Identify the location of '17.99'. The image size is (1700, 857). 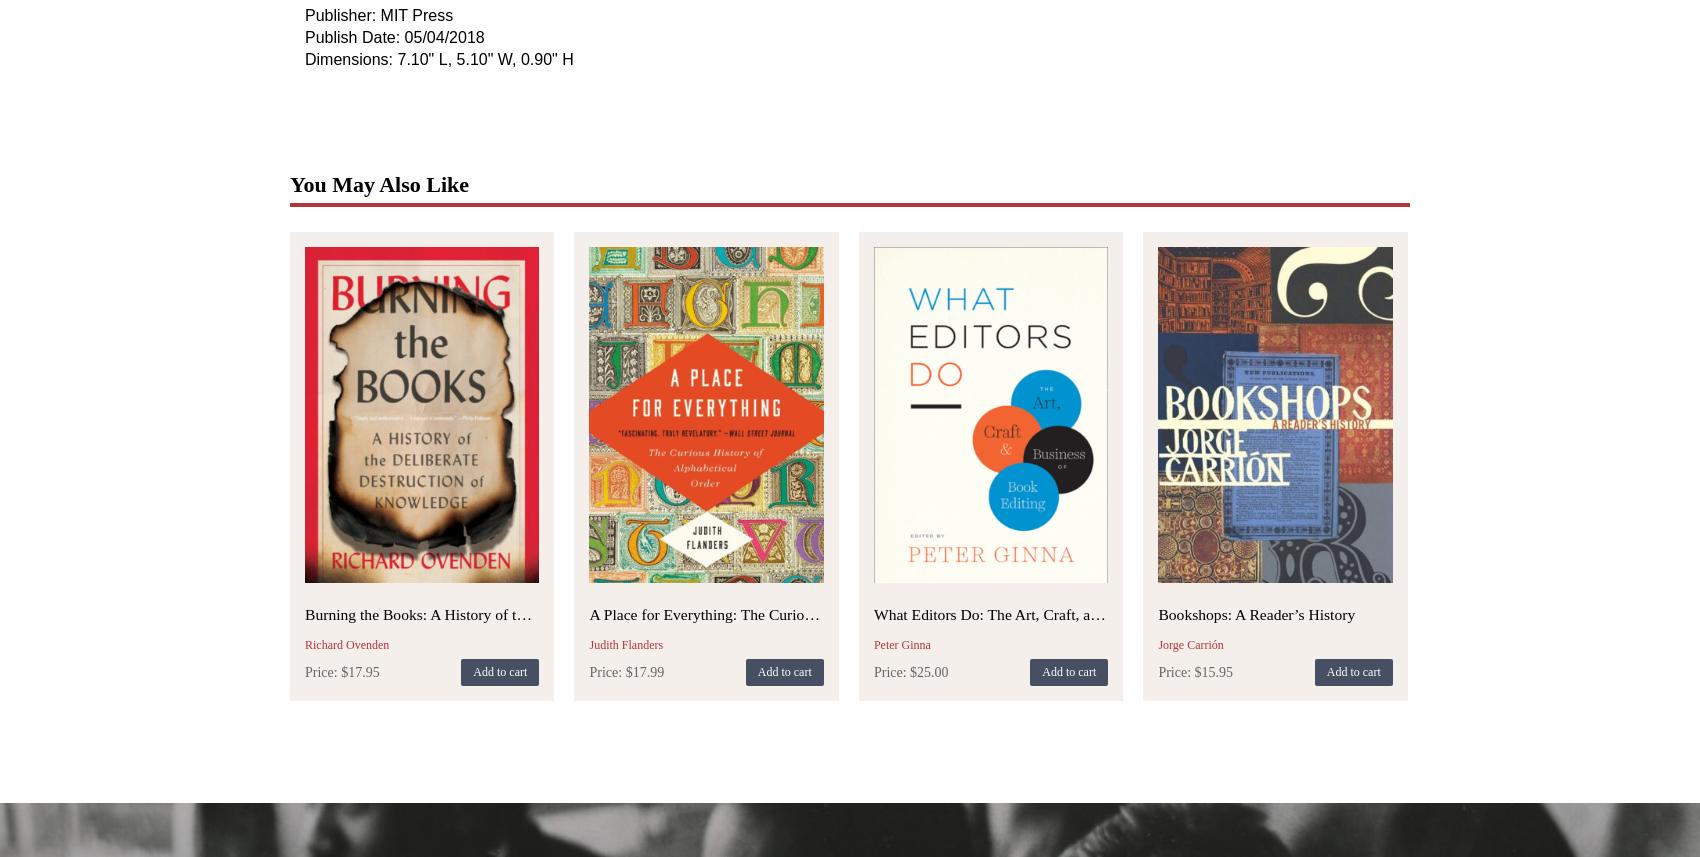
(648, 671).